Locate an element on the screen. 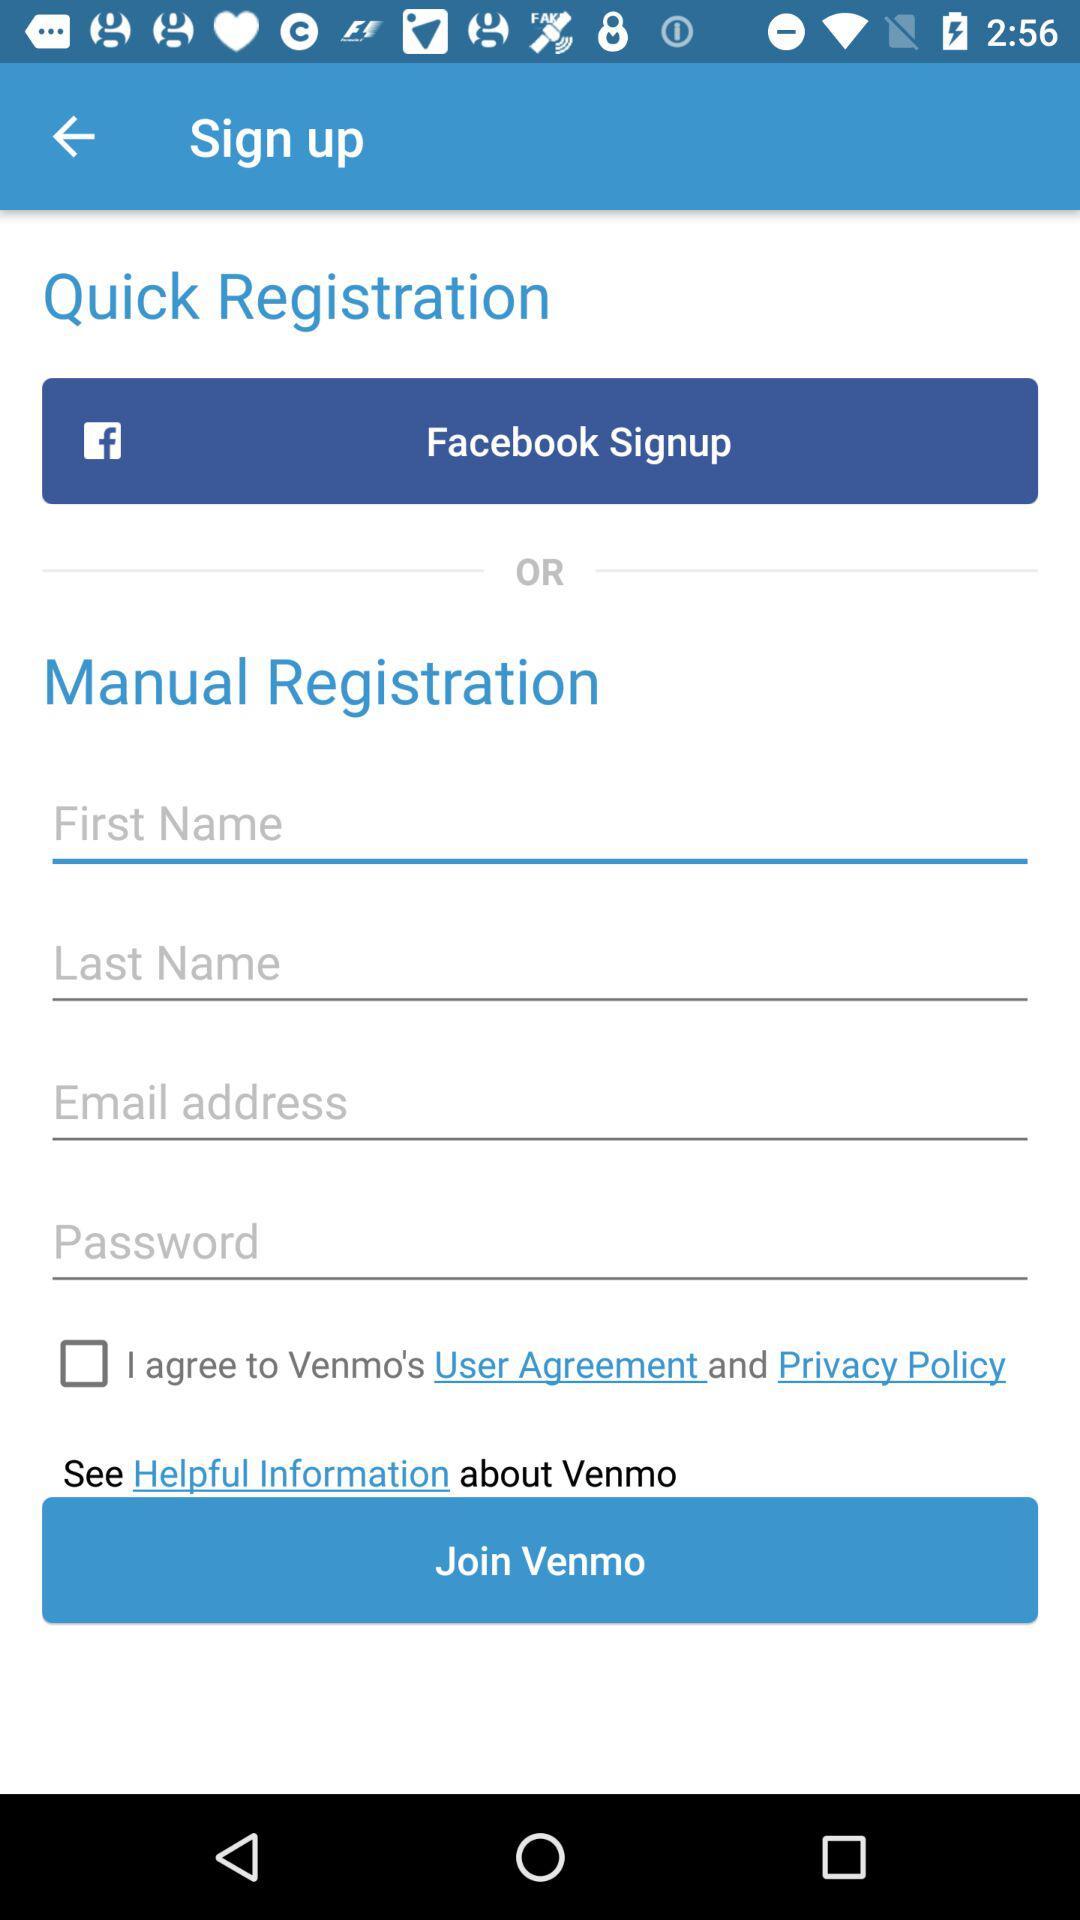 Image resolution: width=1080 pixels, height=1920 pixels. icon to the left of i agree to item is located at coordinates (83, 1362).